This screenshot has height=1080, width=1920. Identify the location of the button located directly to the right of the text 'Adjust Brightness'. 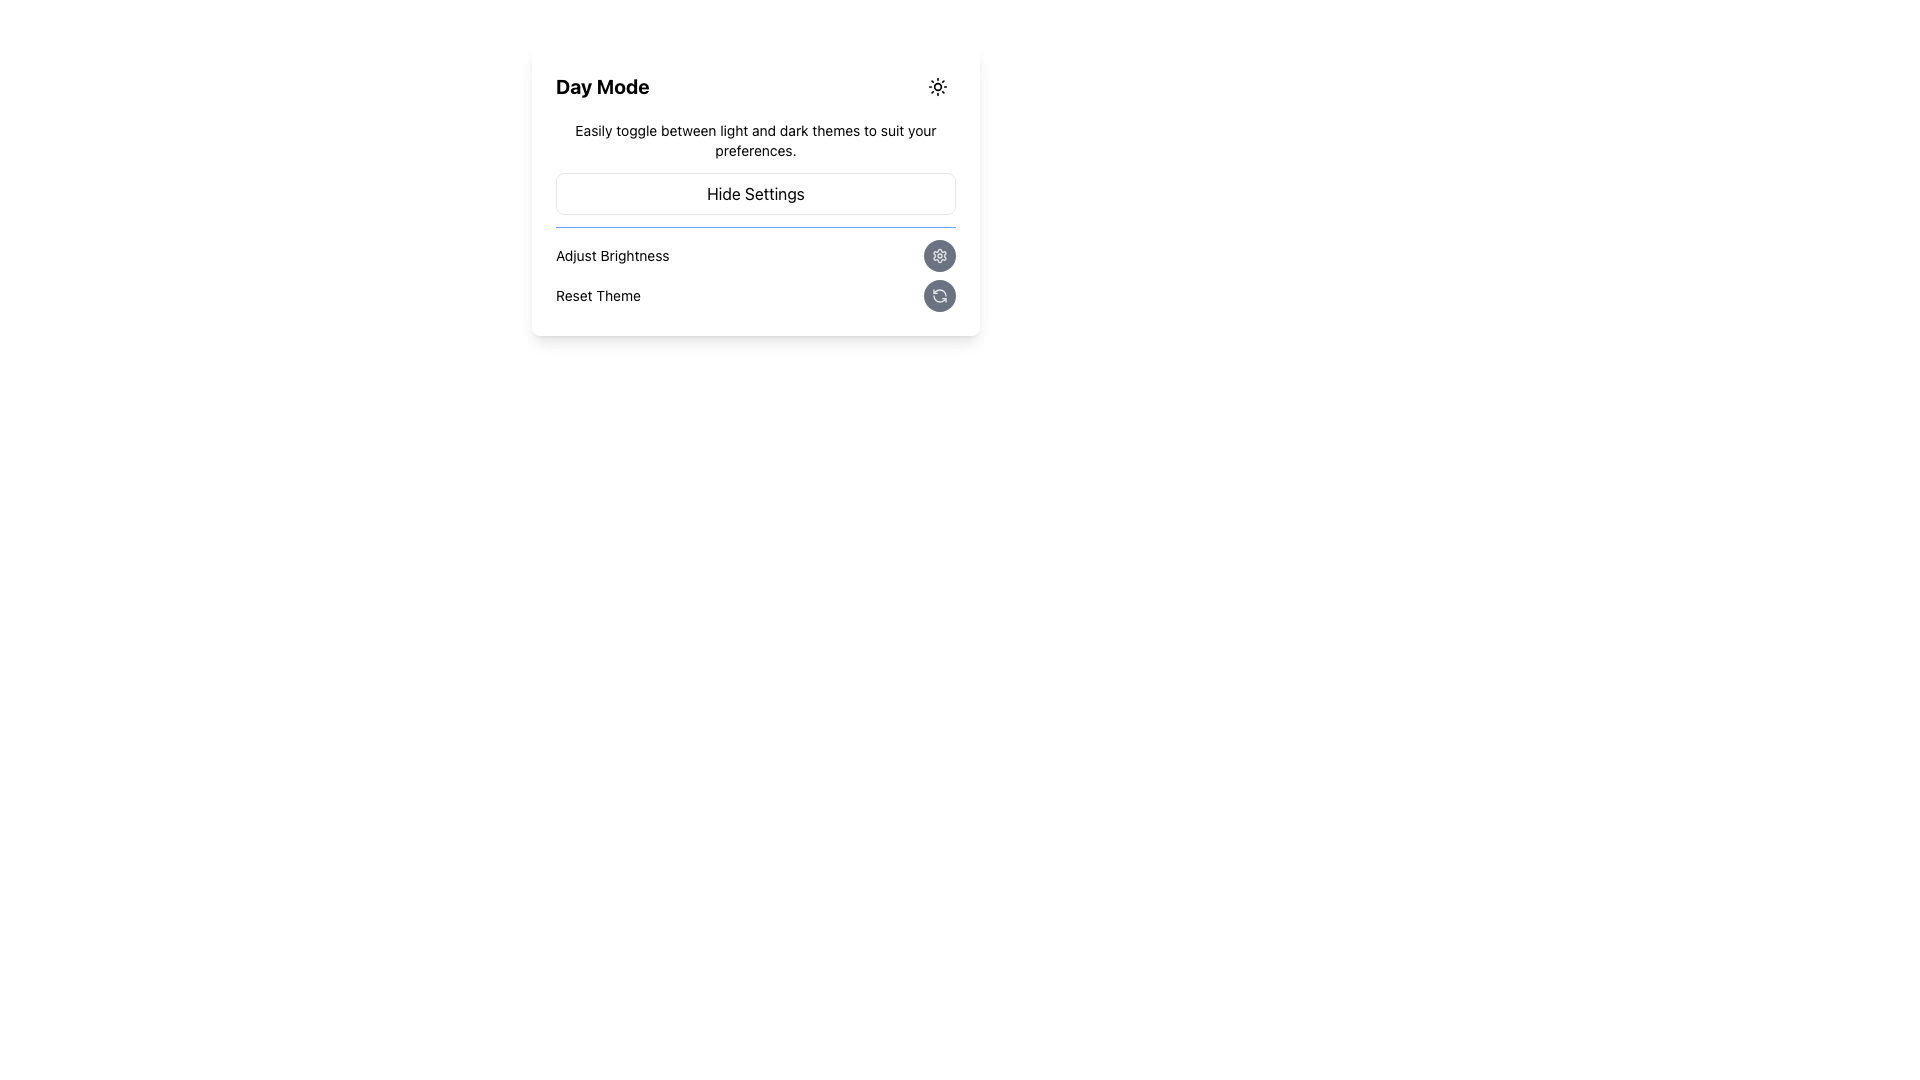
(939, 254).